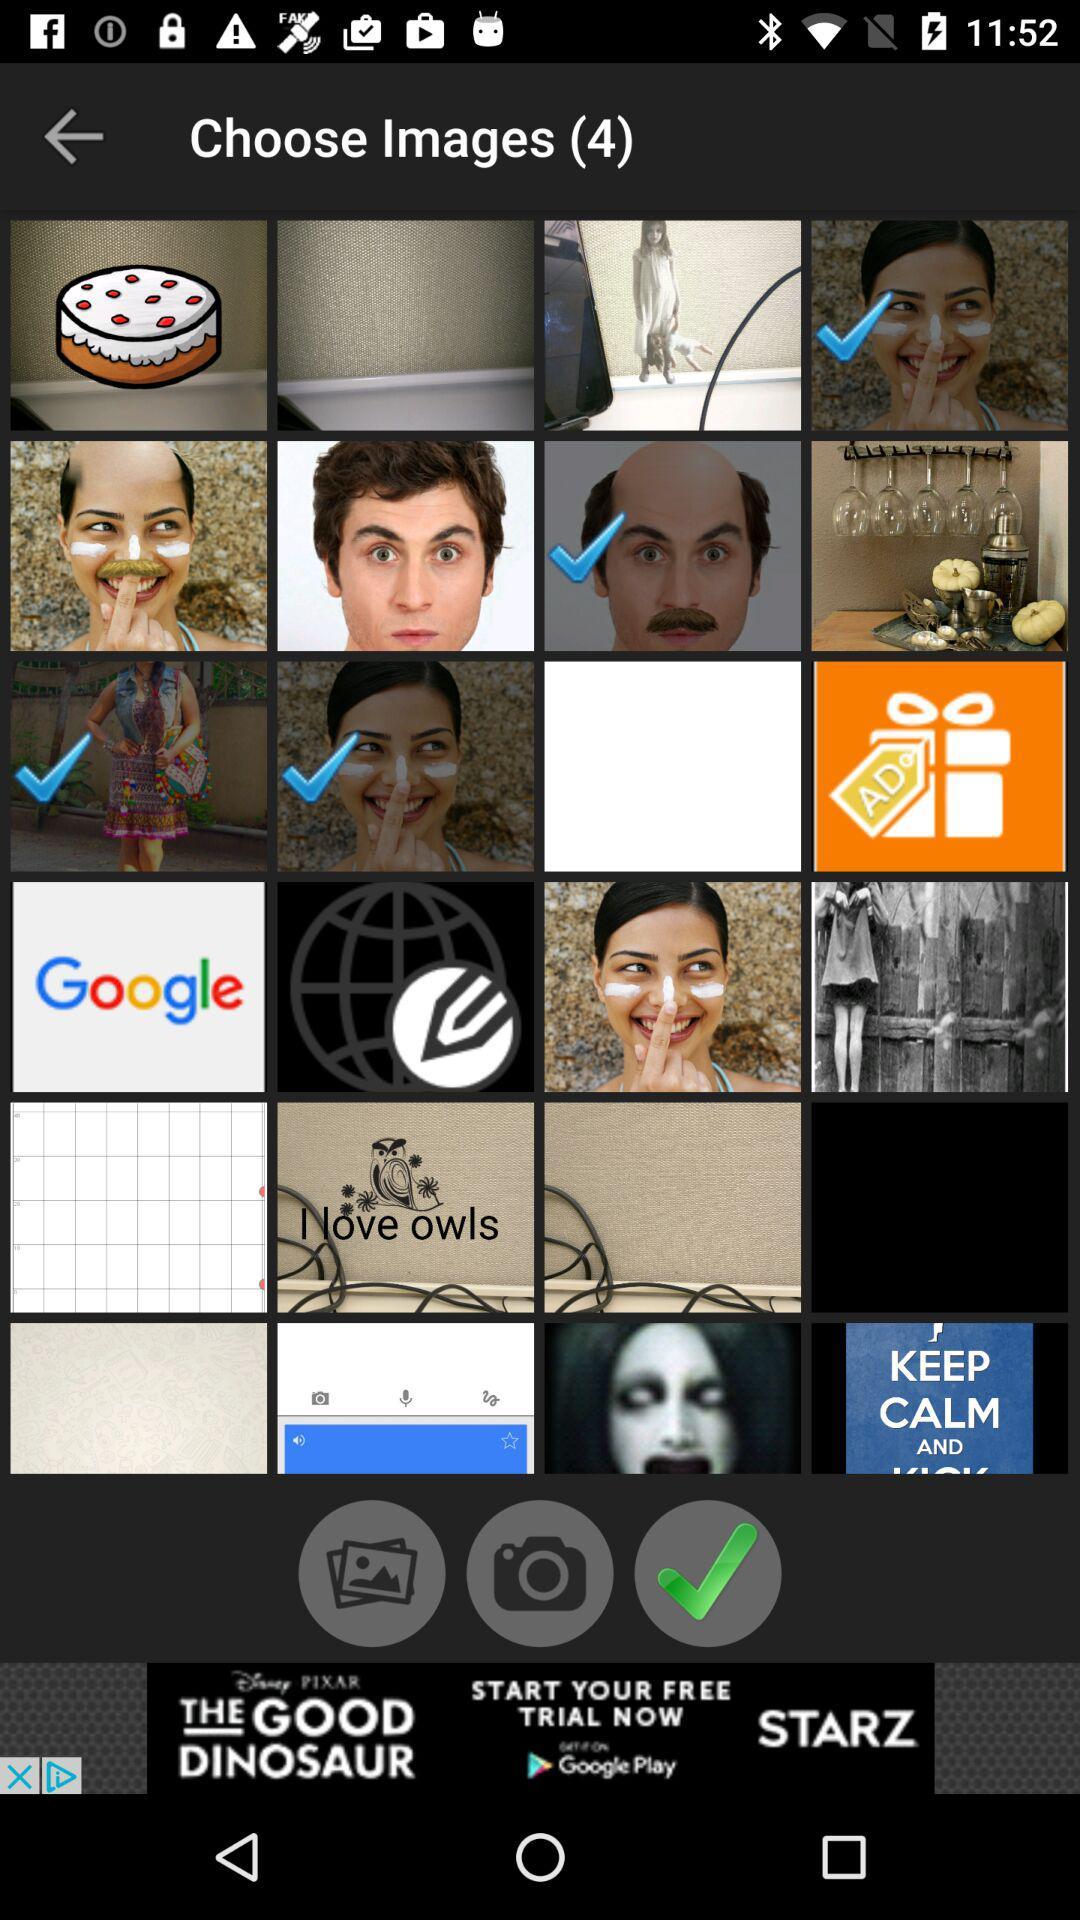 The width and height of the screenshot is (1080, 1920). I want to click on open image, so click(405, 987).